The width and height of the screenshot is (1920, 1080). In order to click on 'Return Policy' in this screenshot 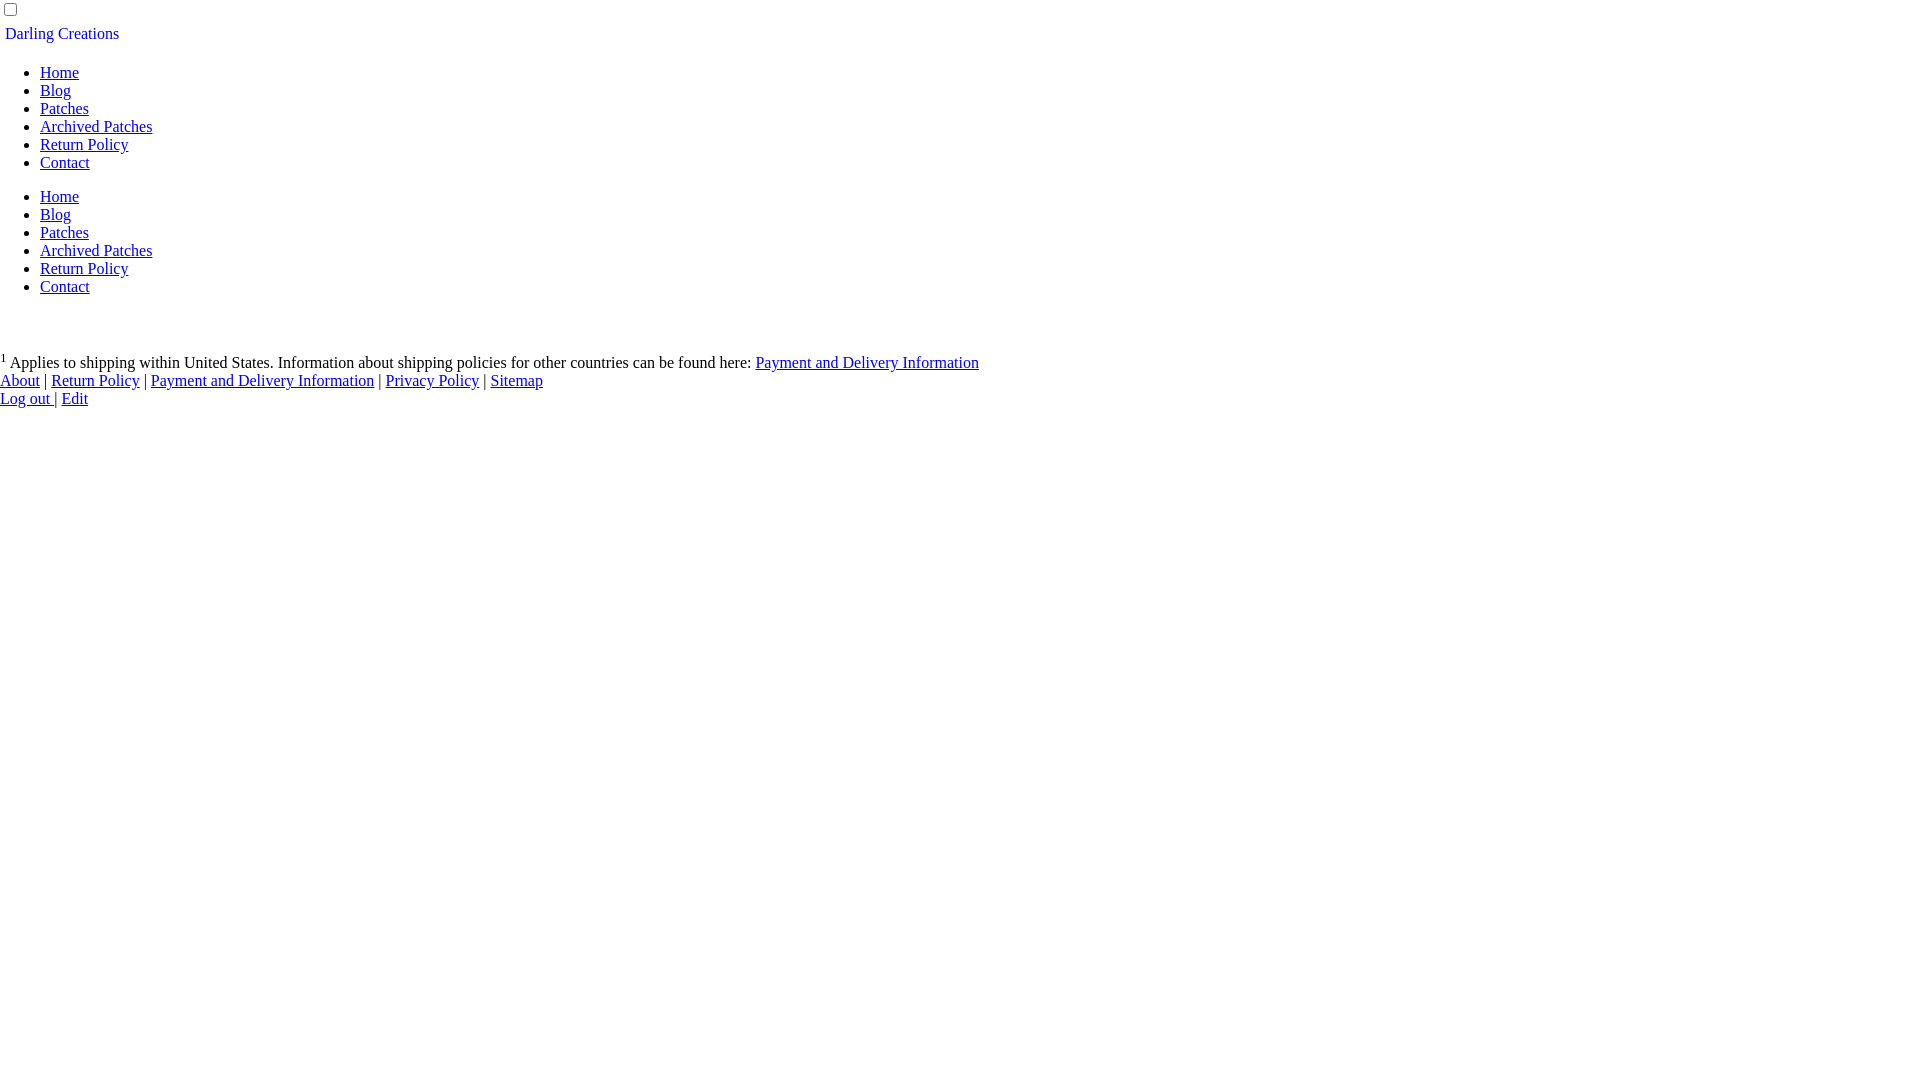, I will do `click(82, 143)`.